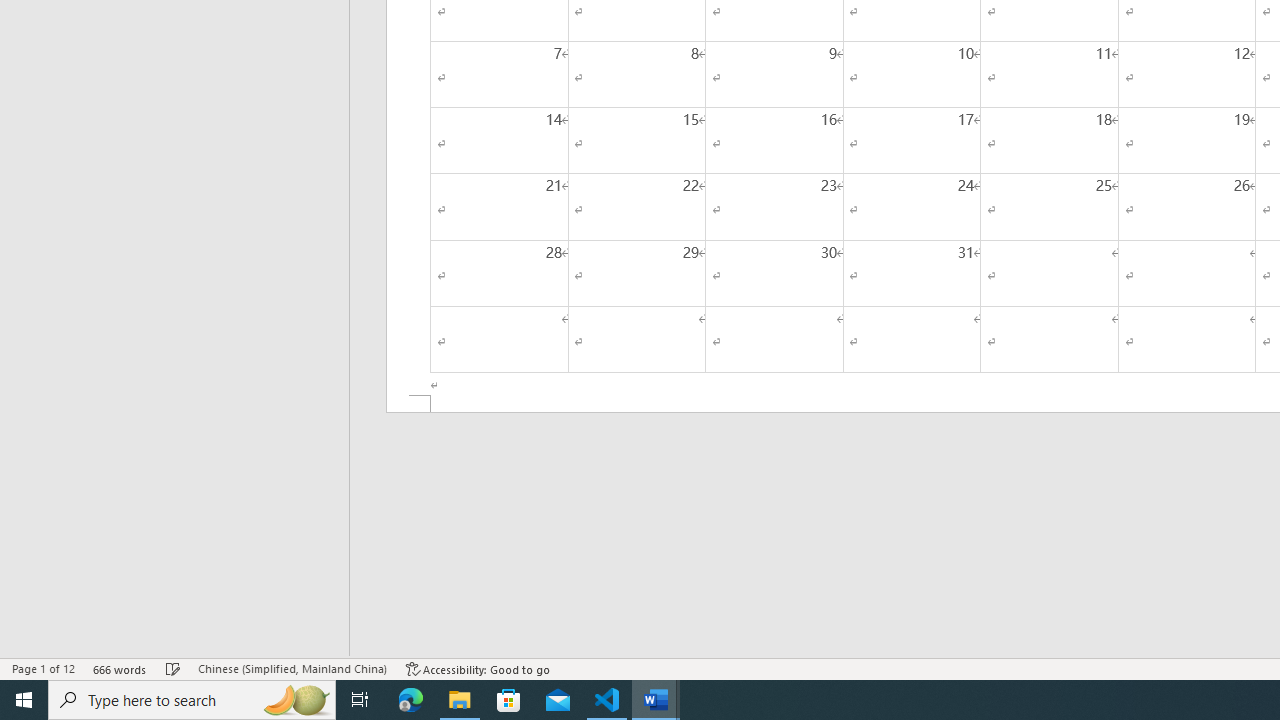  I want to click on 'Start', so click(24, 698).